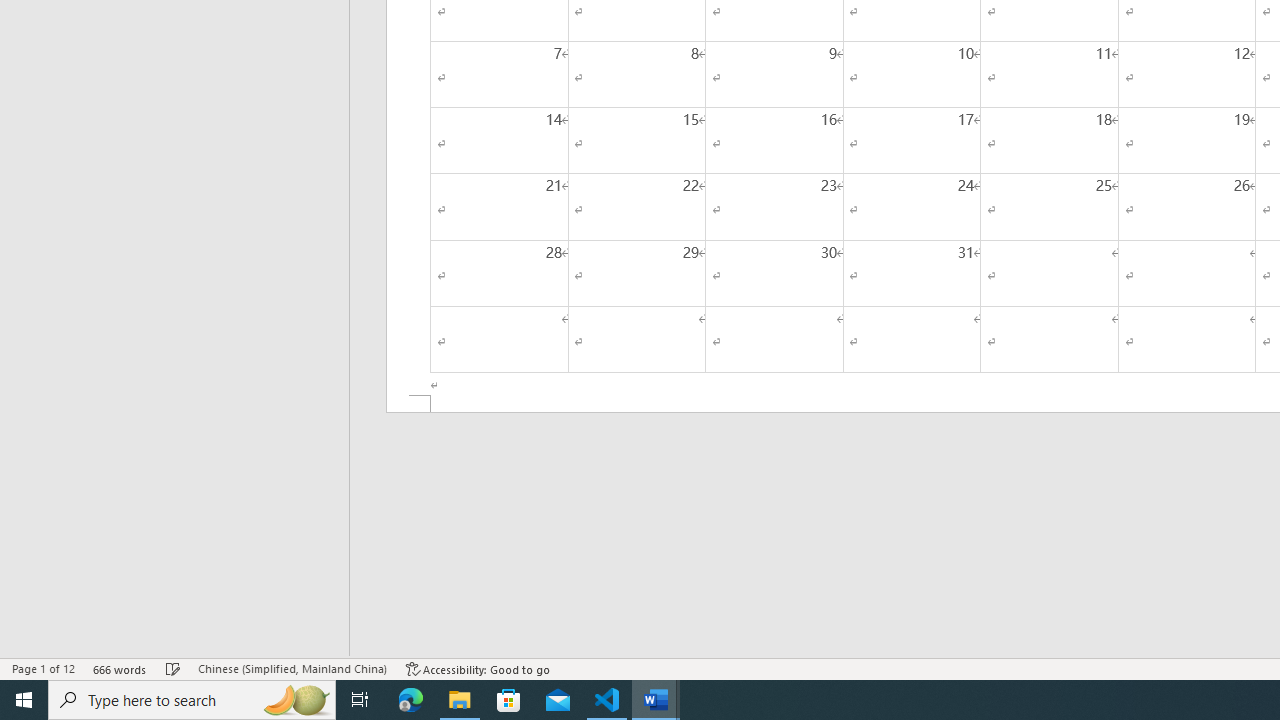  I want to click on 'Start', so click(24, 698).